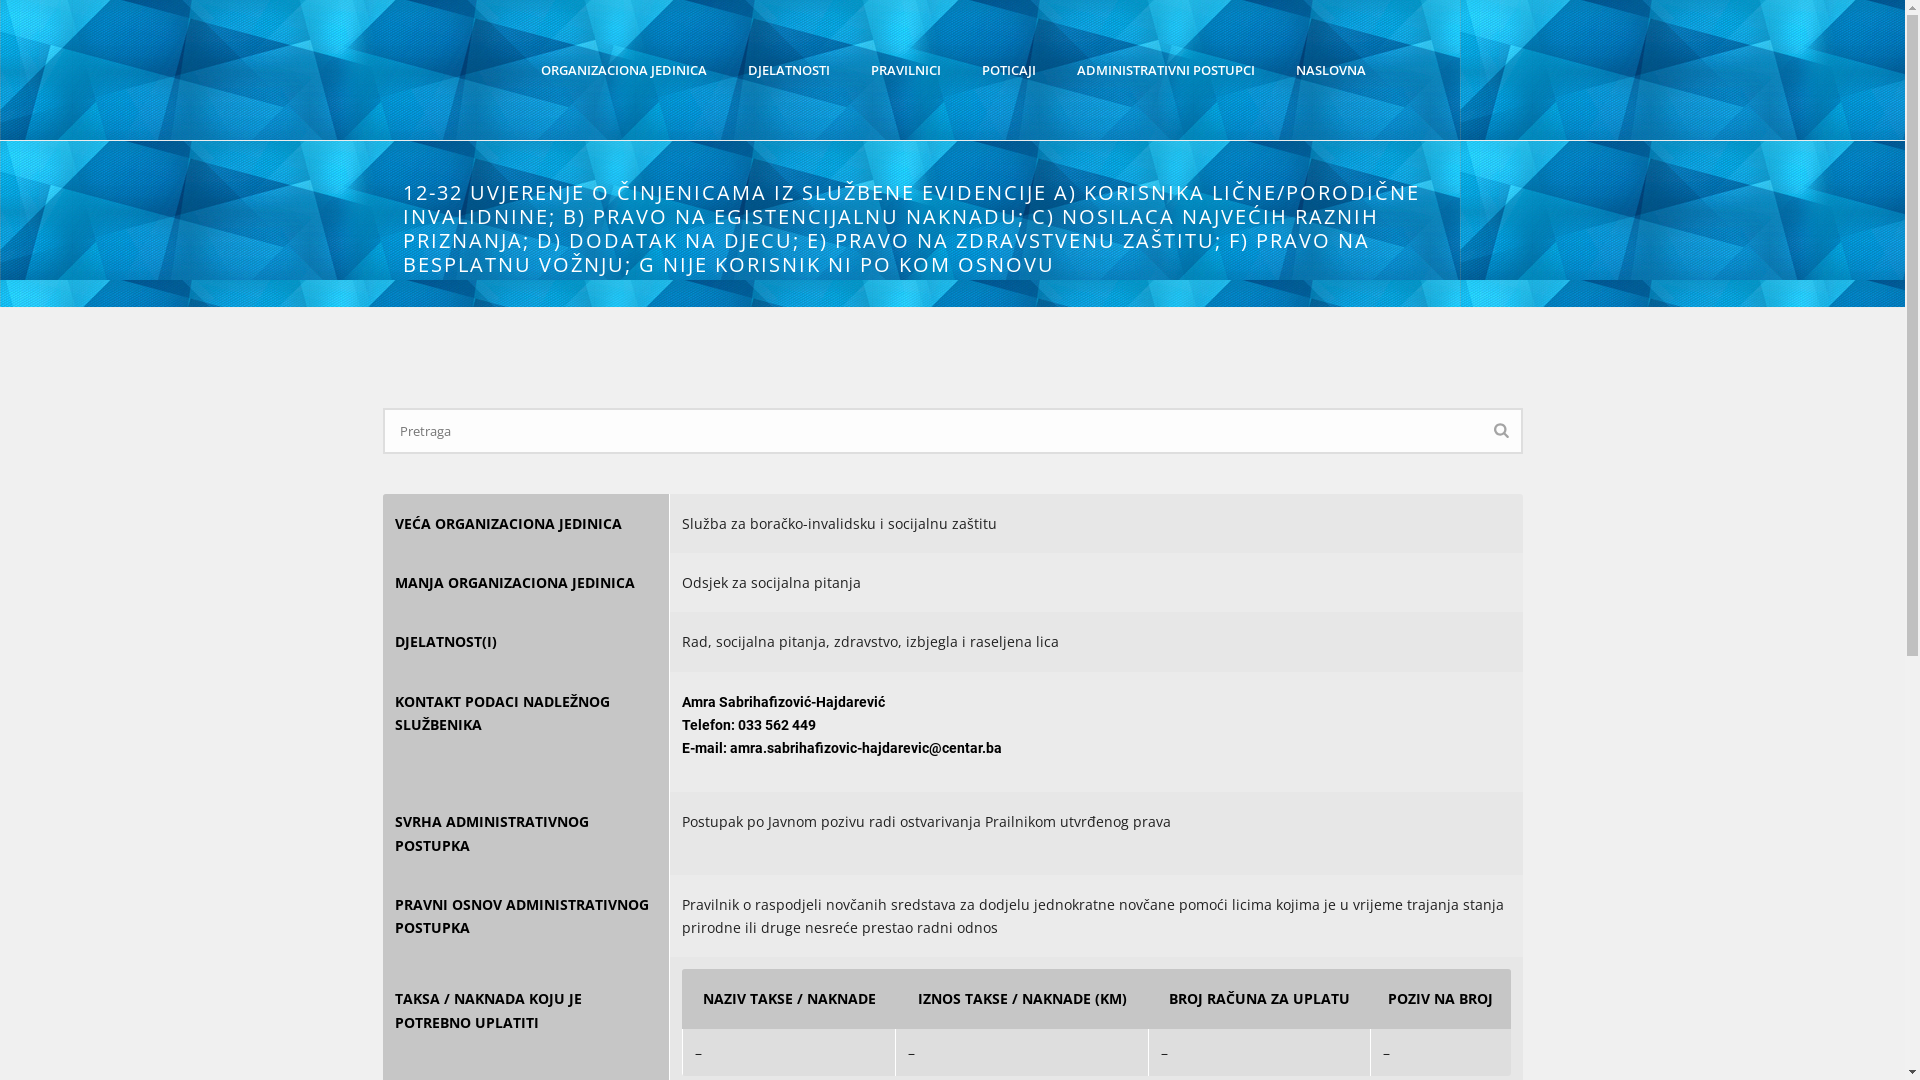 This screenshot has width=1920, height=1080. I want to click on 'POTICAJI', so click(1008, 68).